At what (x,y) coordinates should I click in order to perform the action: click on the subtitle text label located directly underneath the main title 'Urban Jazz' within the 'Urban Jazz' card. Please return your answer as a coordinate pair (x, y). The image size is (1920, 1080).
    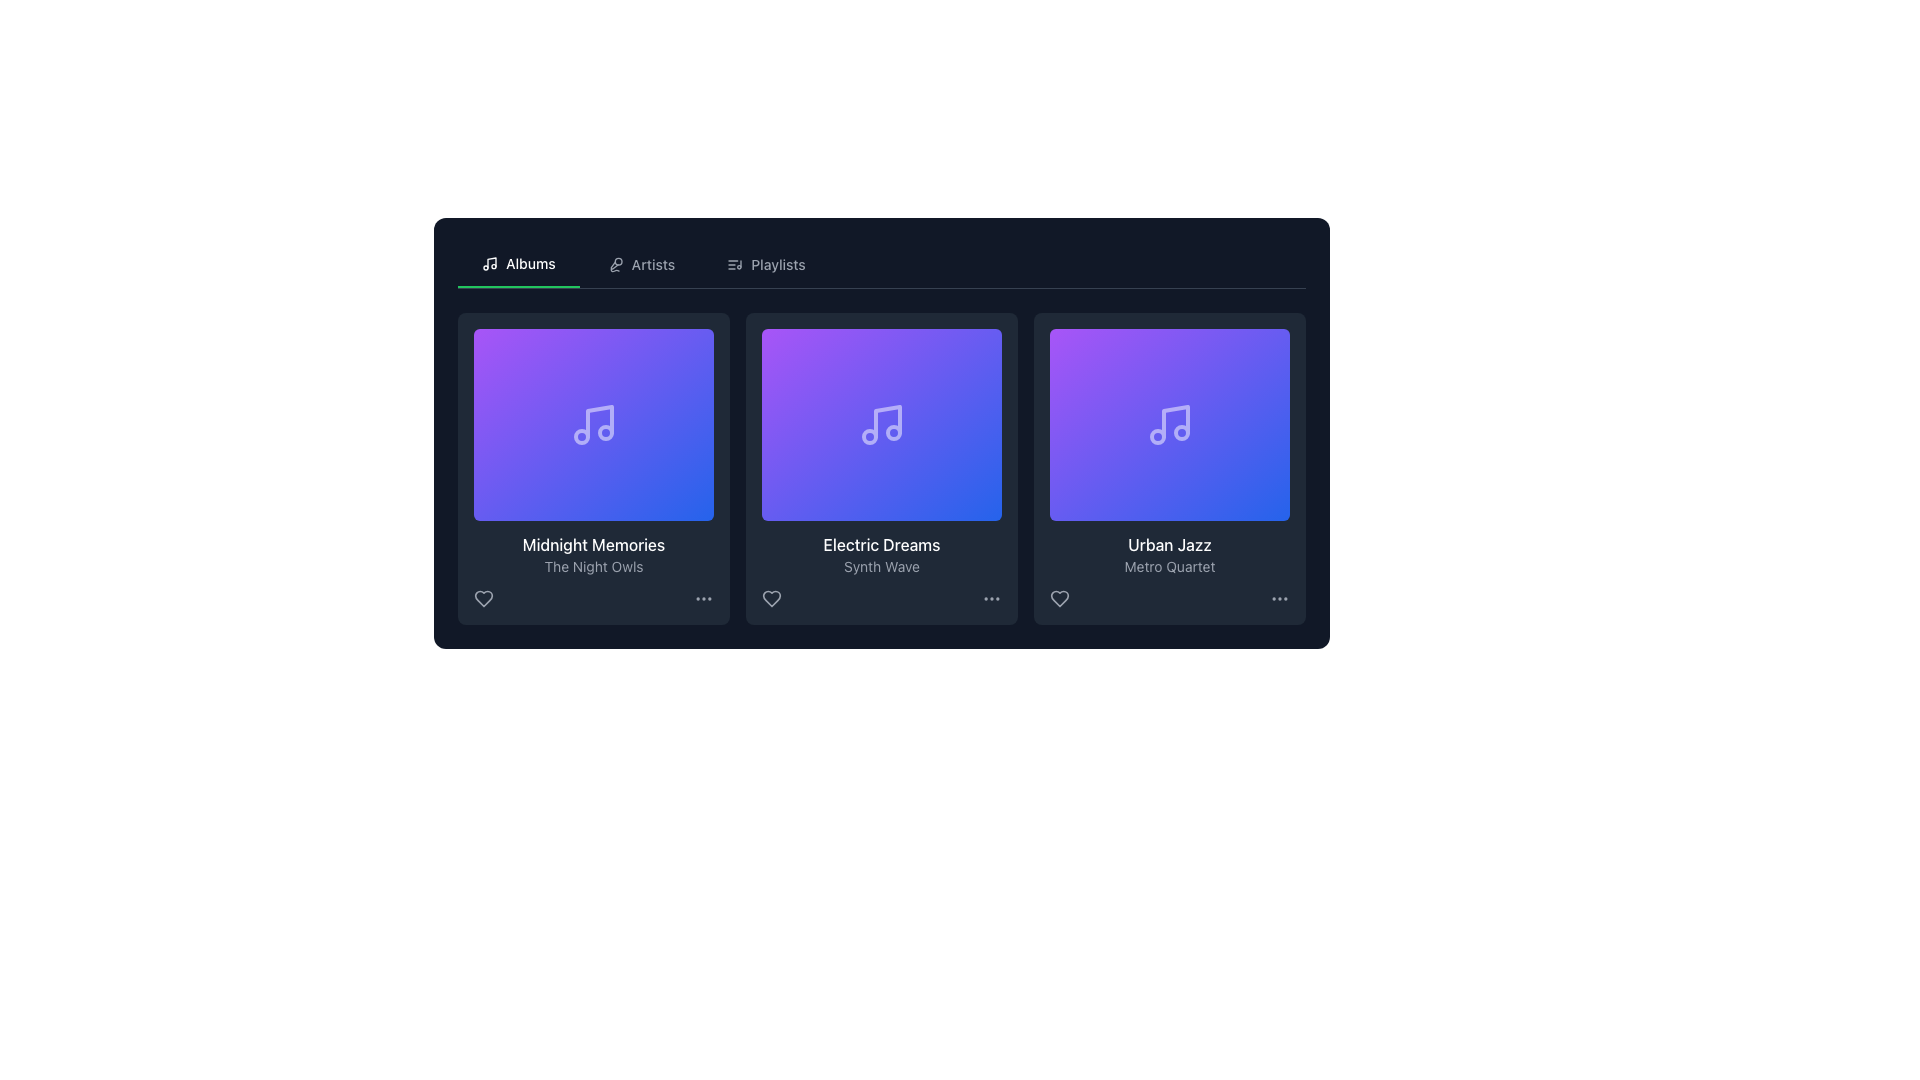
    Looking at the image, I should click on (1170, 567).